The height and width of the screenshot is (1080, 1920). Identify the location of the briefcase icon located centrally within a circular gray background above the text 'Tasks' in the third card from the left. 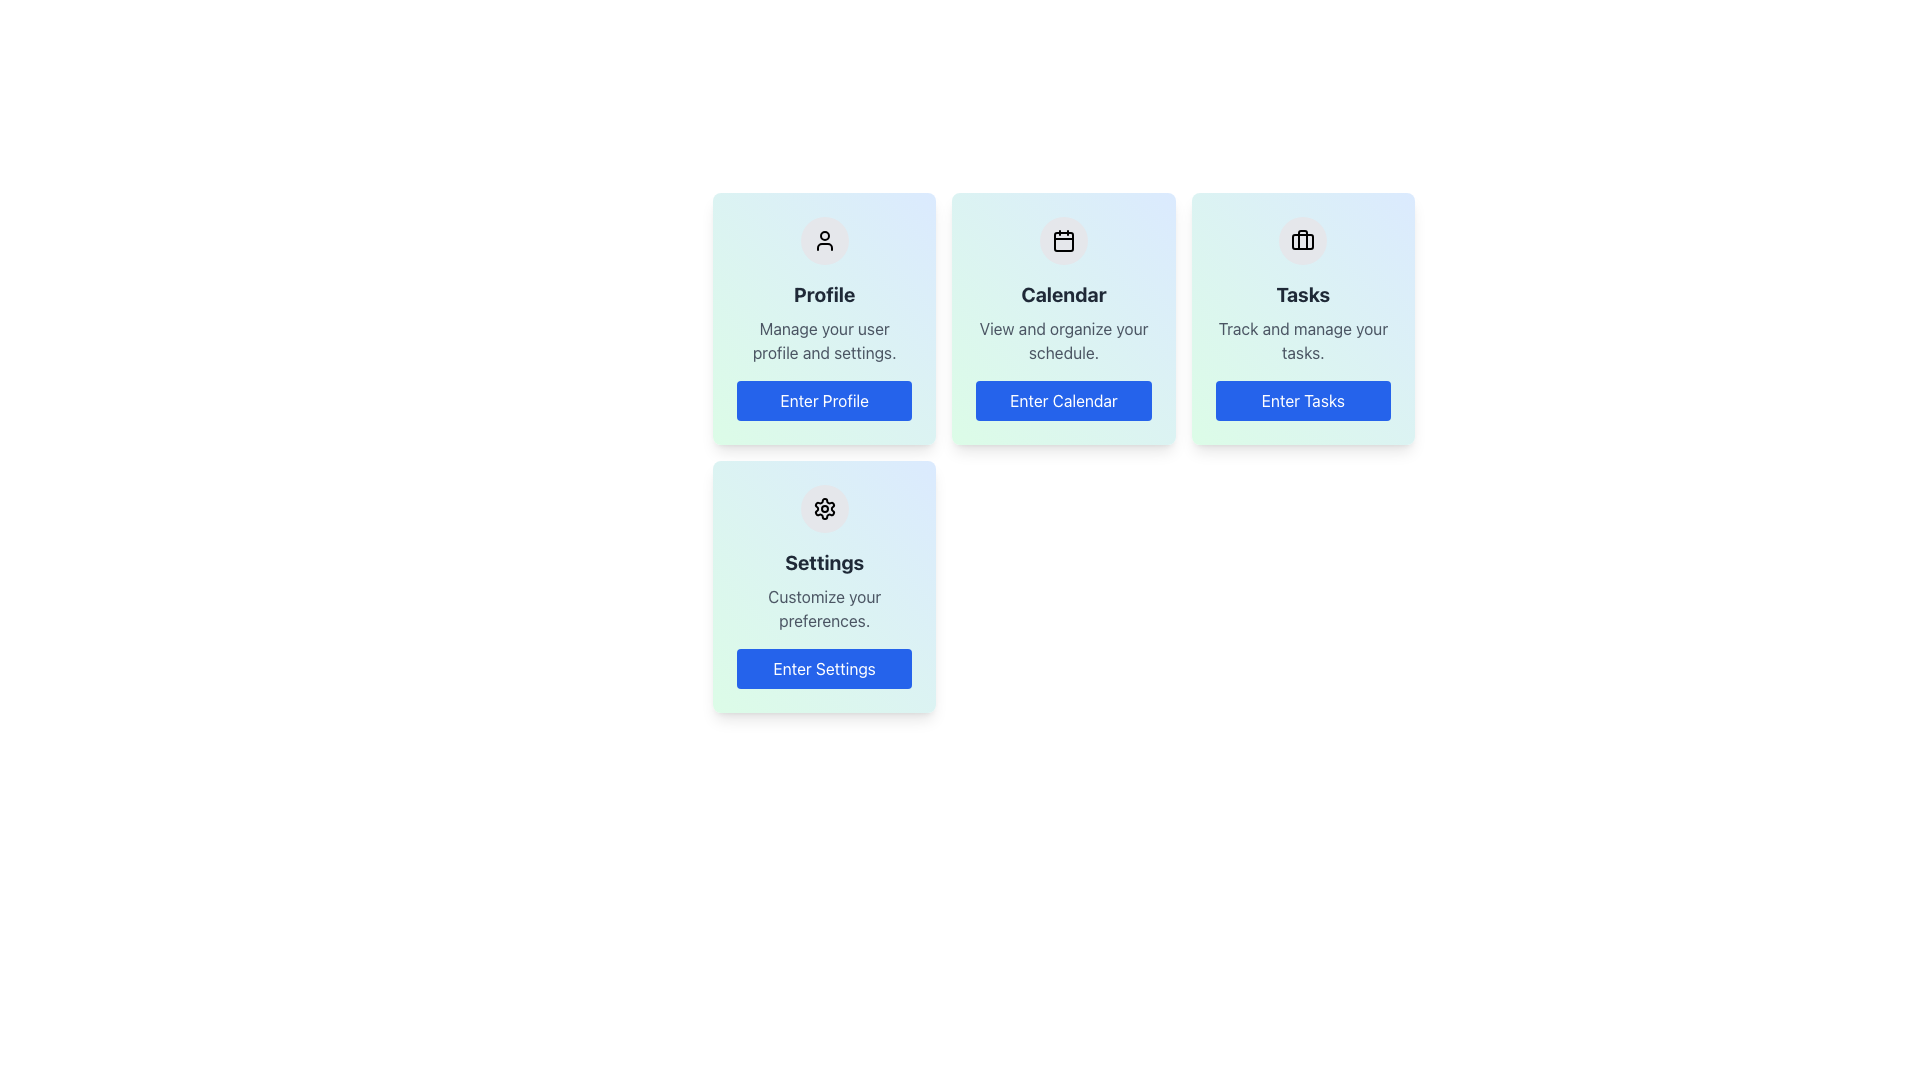
(1303, 239).